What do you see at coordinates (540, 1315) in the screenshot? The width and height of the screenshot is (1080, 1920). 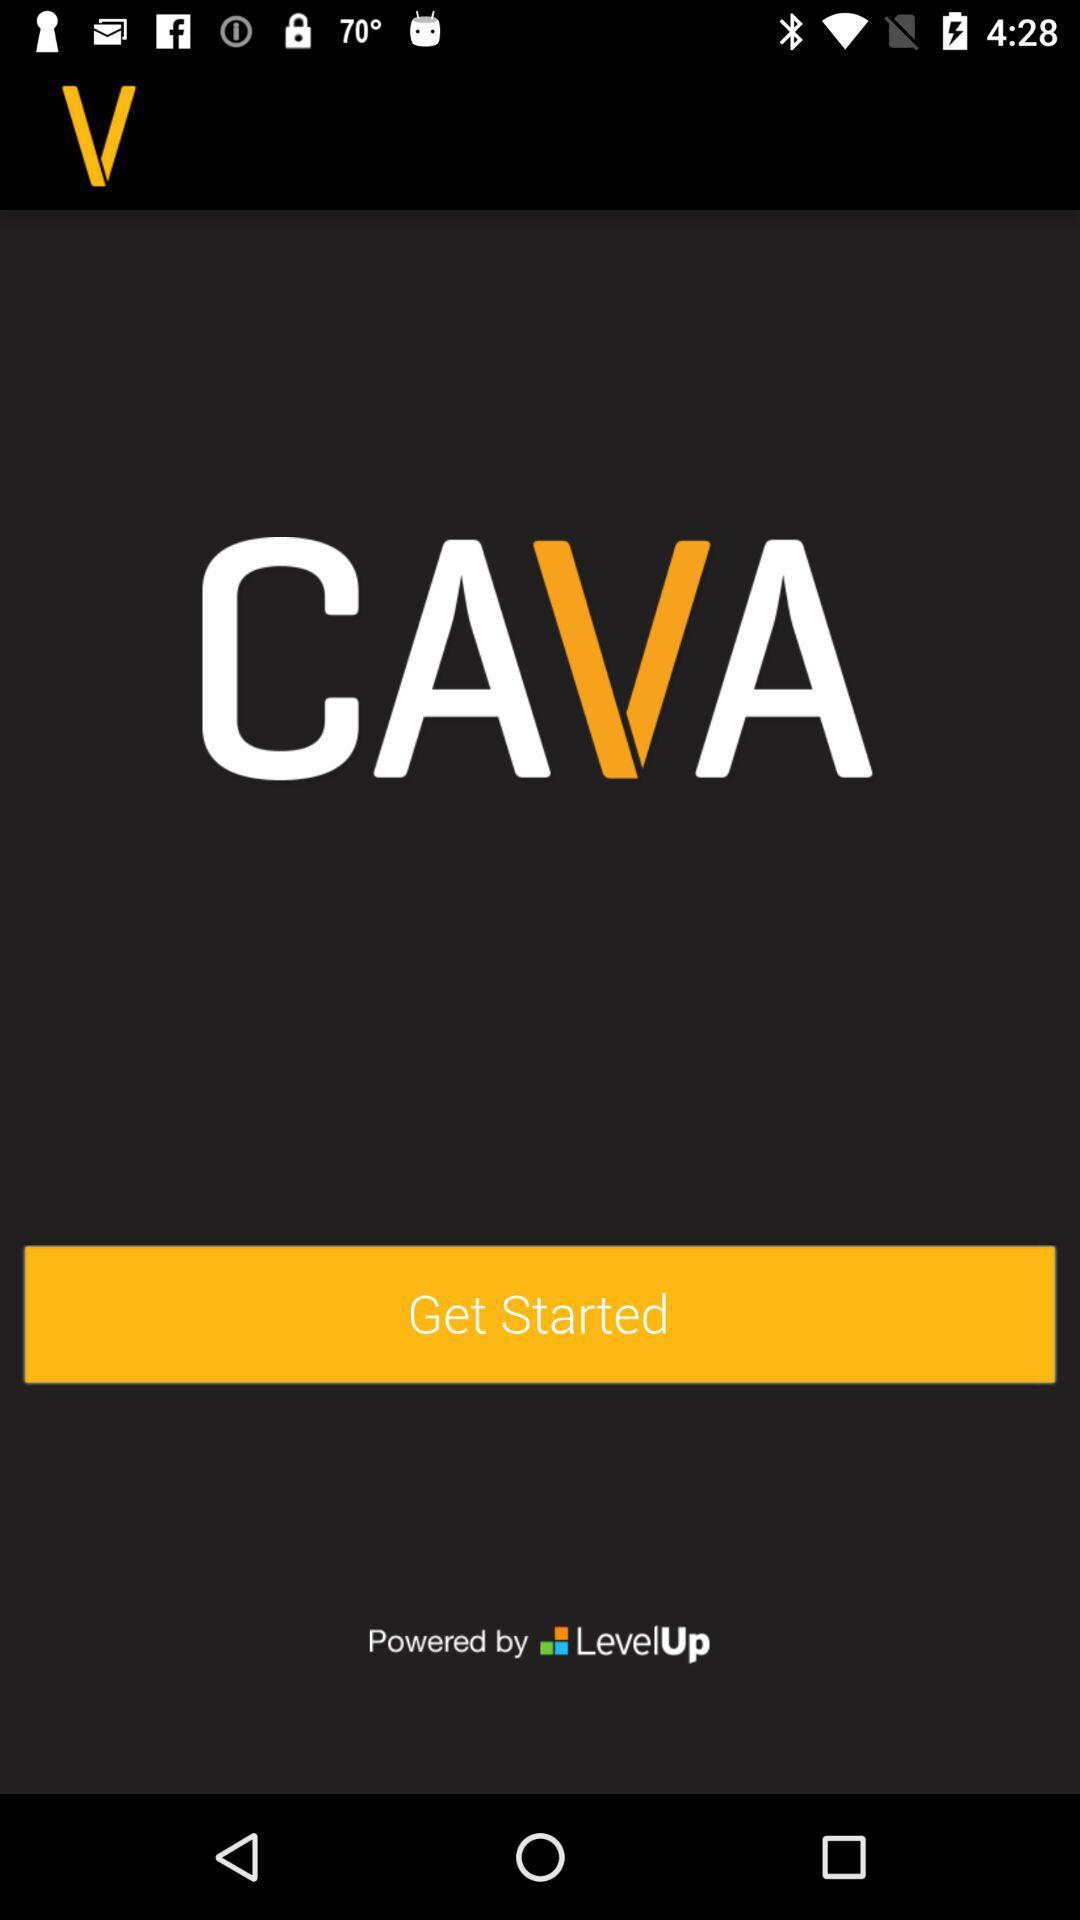 I see `get started item` at bounding box center [540, 1315].